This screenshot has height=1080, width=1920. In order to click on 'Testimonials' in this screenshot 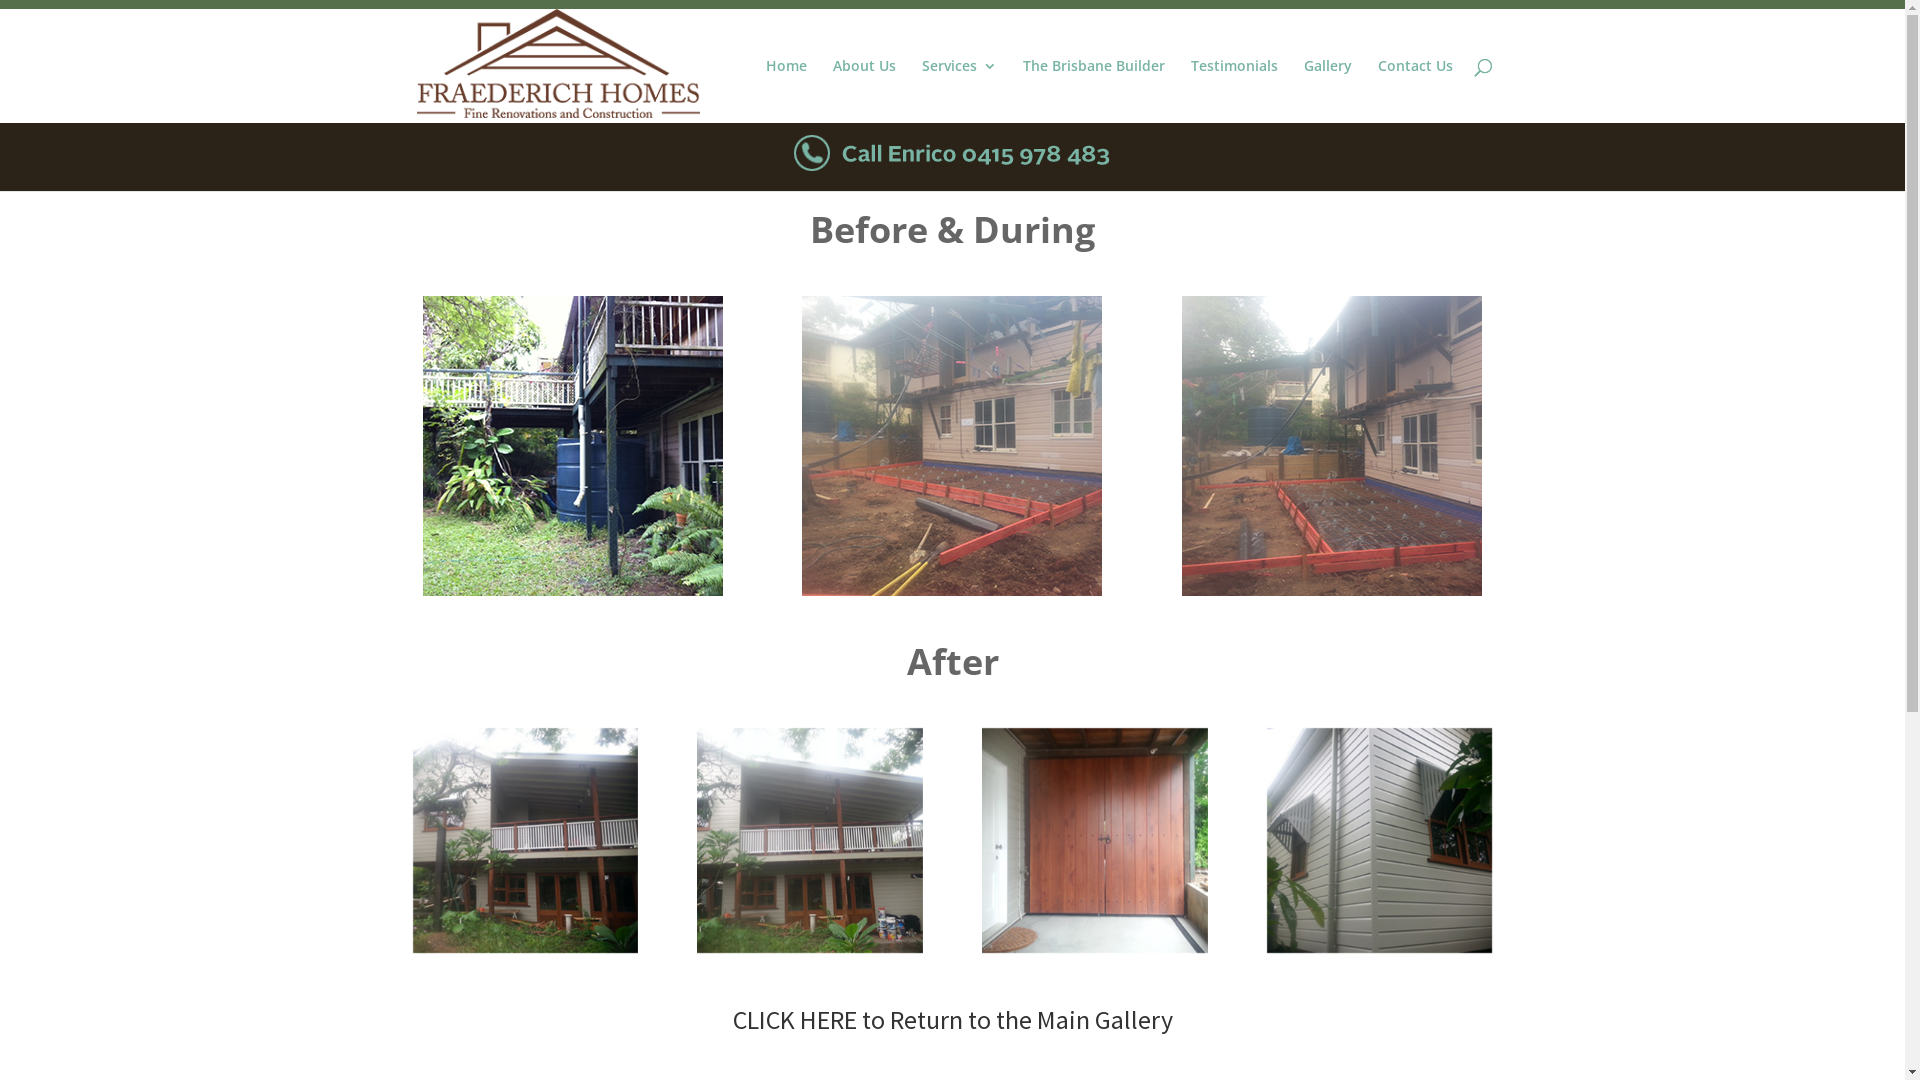, I will do `click(1232, 91)`.